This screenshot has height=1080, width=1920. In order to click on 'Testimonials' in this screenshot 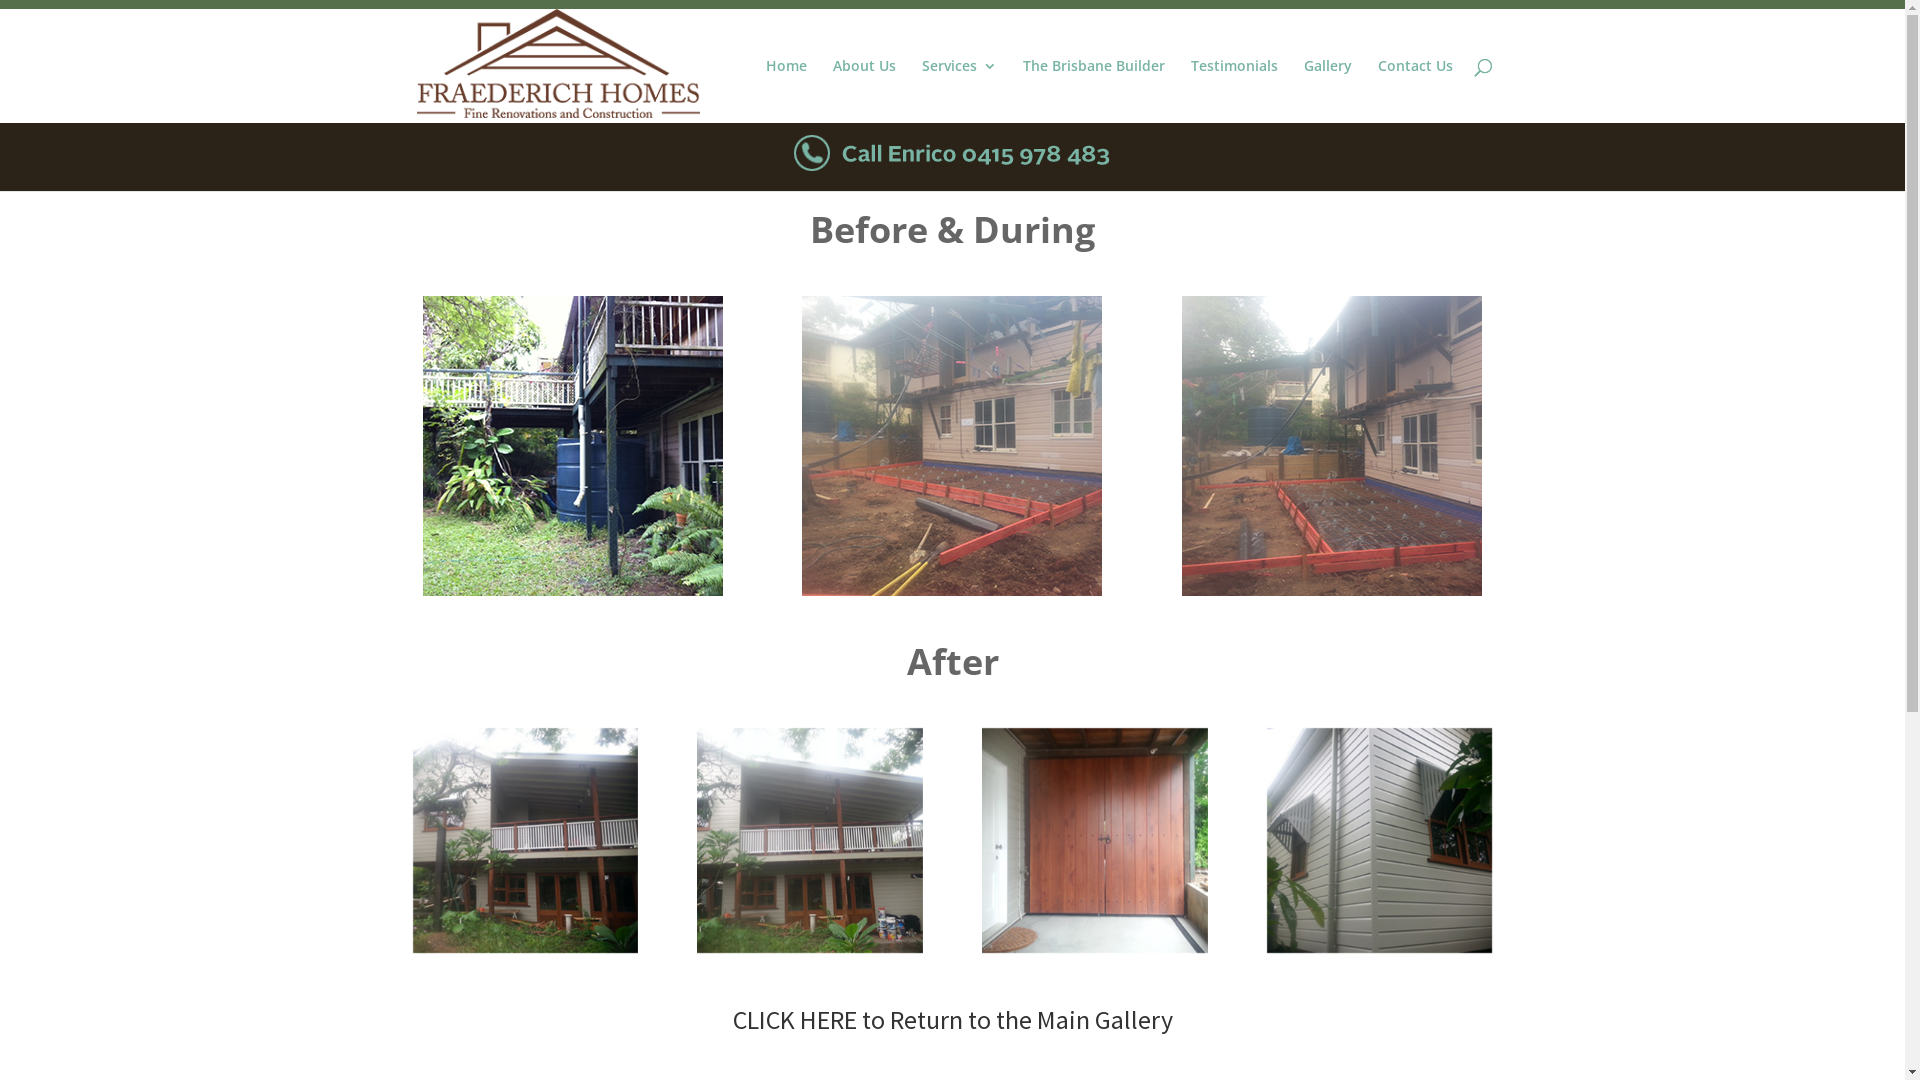, I will do `click(1232, 91)`.